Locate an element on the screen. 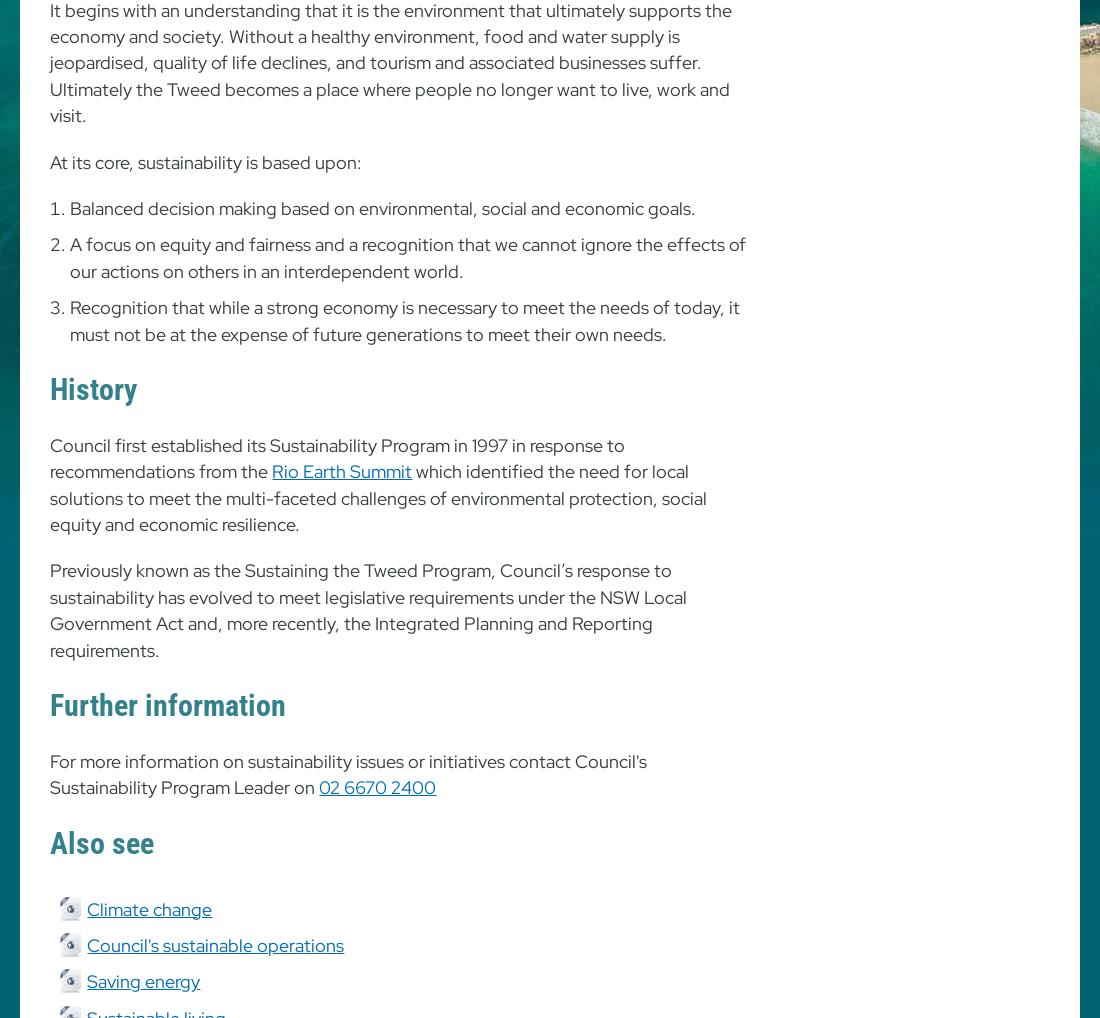  'Council's sustainable operations' is located at coordinates (87, 943).